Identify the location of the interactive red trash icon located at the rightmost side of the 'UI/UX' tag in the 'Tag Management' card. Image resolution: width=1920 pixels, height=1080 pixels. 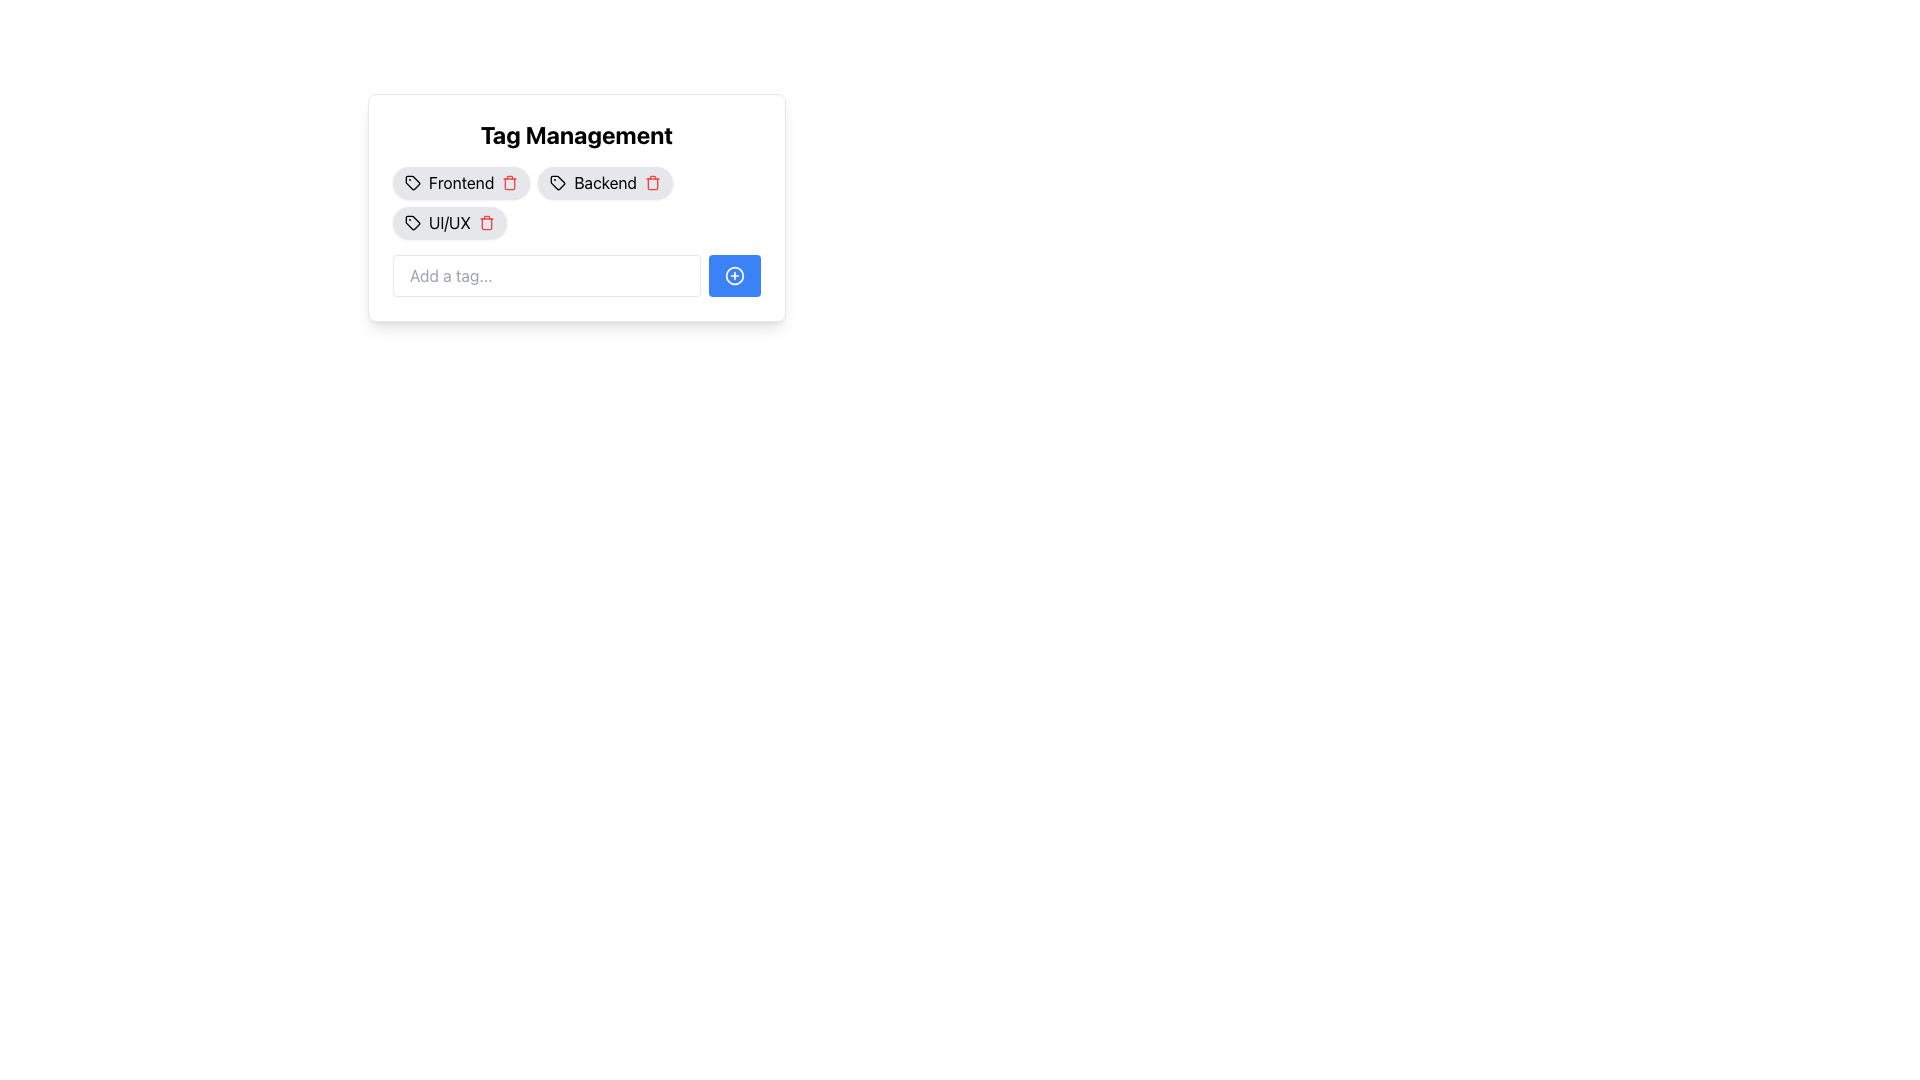
(486, 223).